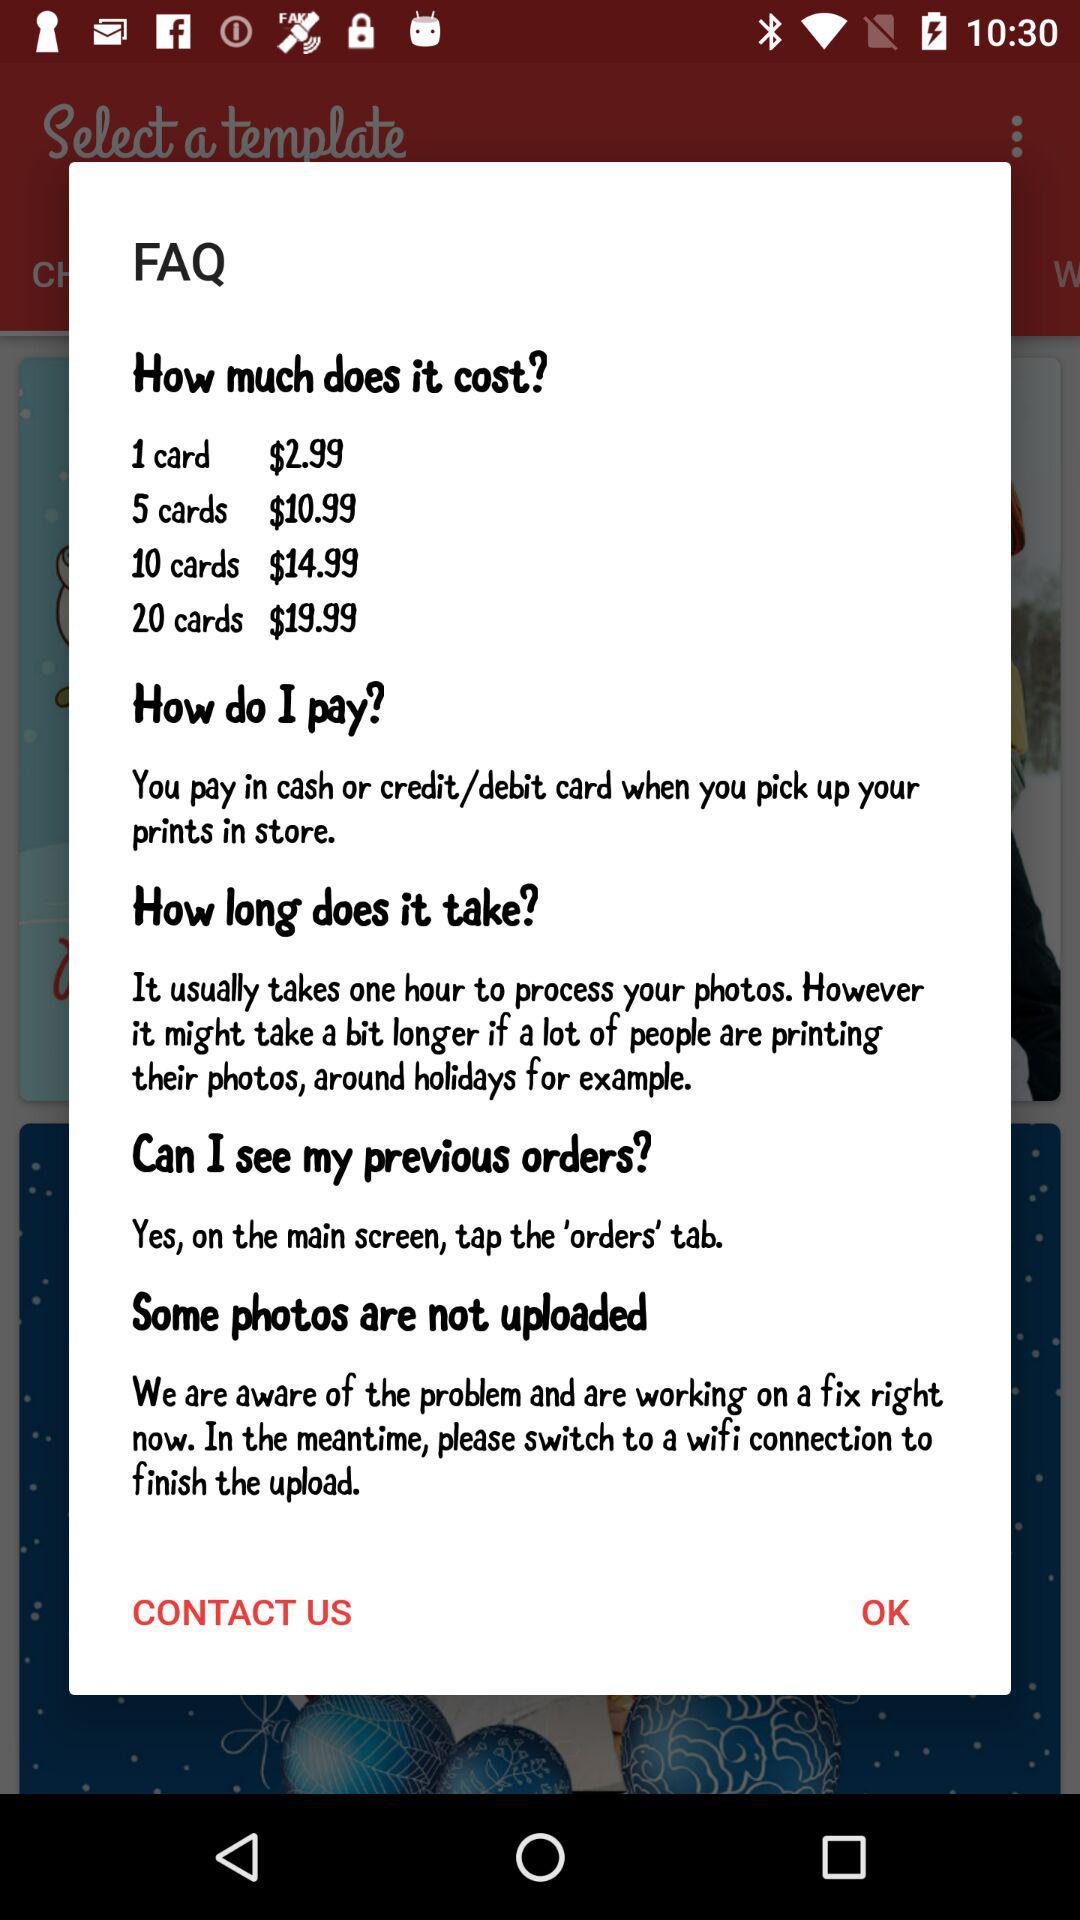 The height and width of the screenshot is (1920, 1080). What do you see at coordinates (883, 1611) in the screenshot?
I see `ok` at bounding box center [883, 1611].